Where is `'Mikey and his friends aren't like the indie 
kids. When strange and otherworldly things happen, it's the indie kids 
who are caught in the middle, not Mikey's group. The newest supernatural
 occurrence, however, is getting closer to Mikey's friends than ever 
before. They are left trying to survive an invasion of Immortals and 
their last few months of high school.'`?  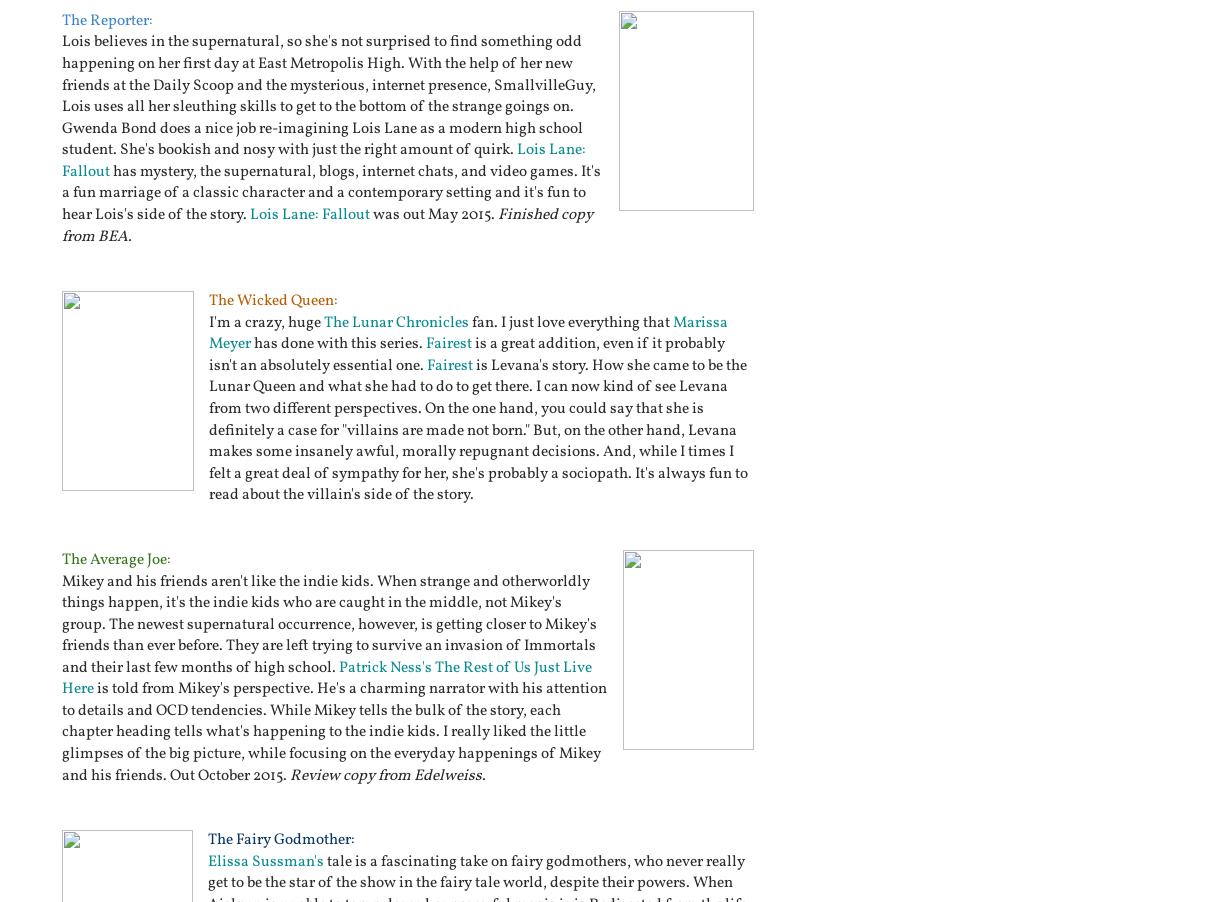 'Mikey and his friends aren't like the indie 
kids. When strange and otherworldly things happen, it's the indie kids 
who are caught in the middle, not Mikey's group. The newest supernatural
 occurrence, however, is getting closer to Mikey's friends than ever 
before. They are left trying to survive an invasion of Immortals and 
their last few months of high school.' is located at coordinates (60, 623).